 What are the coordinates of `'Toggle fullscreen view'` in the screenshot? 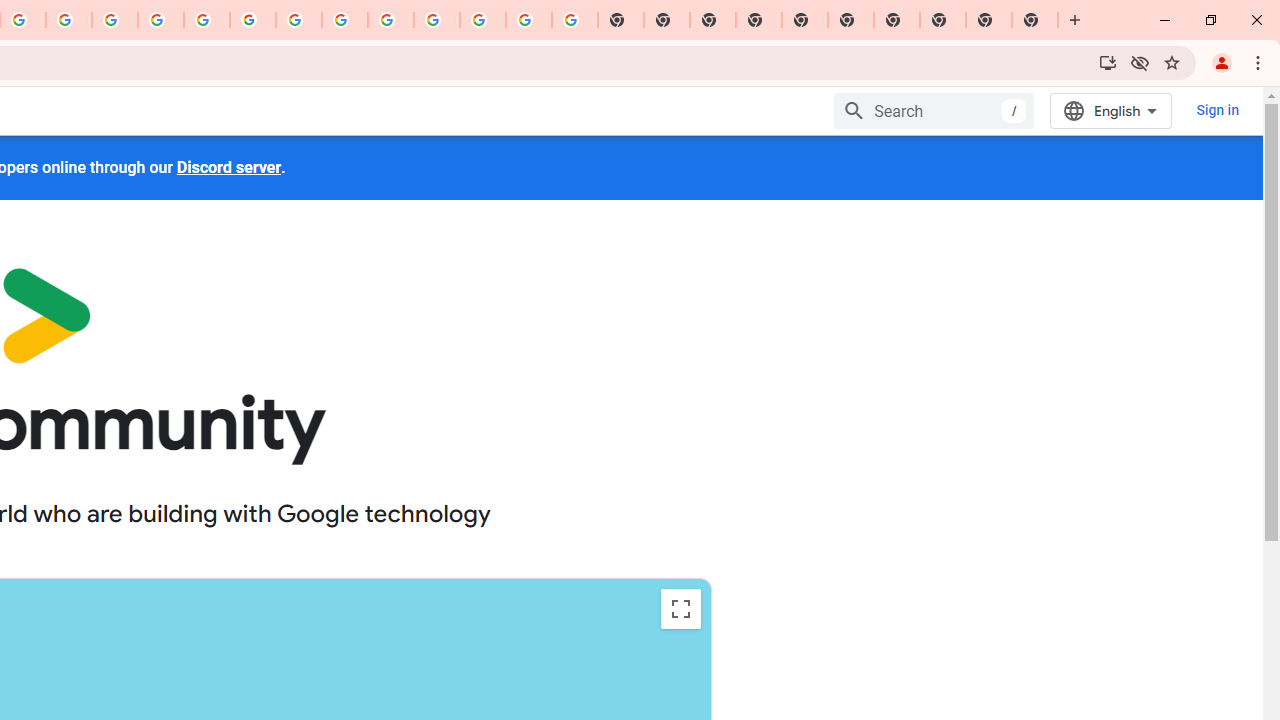 It's located at (680, 608).